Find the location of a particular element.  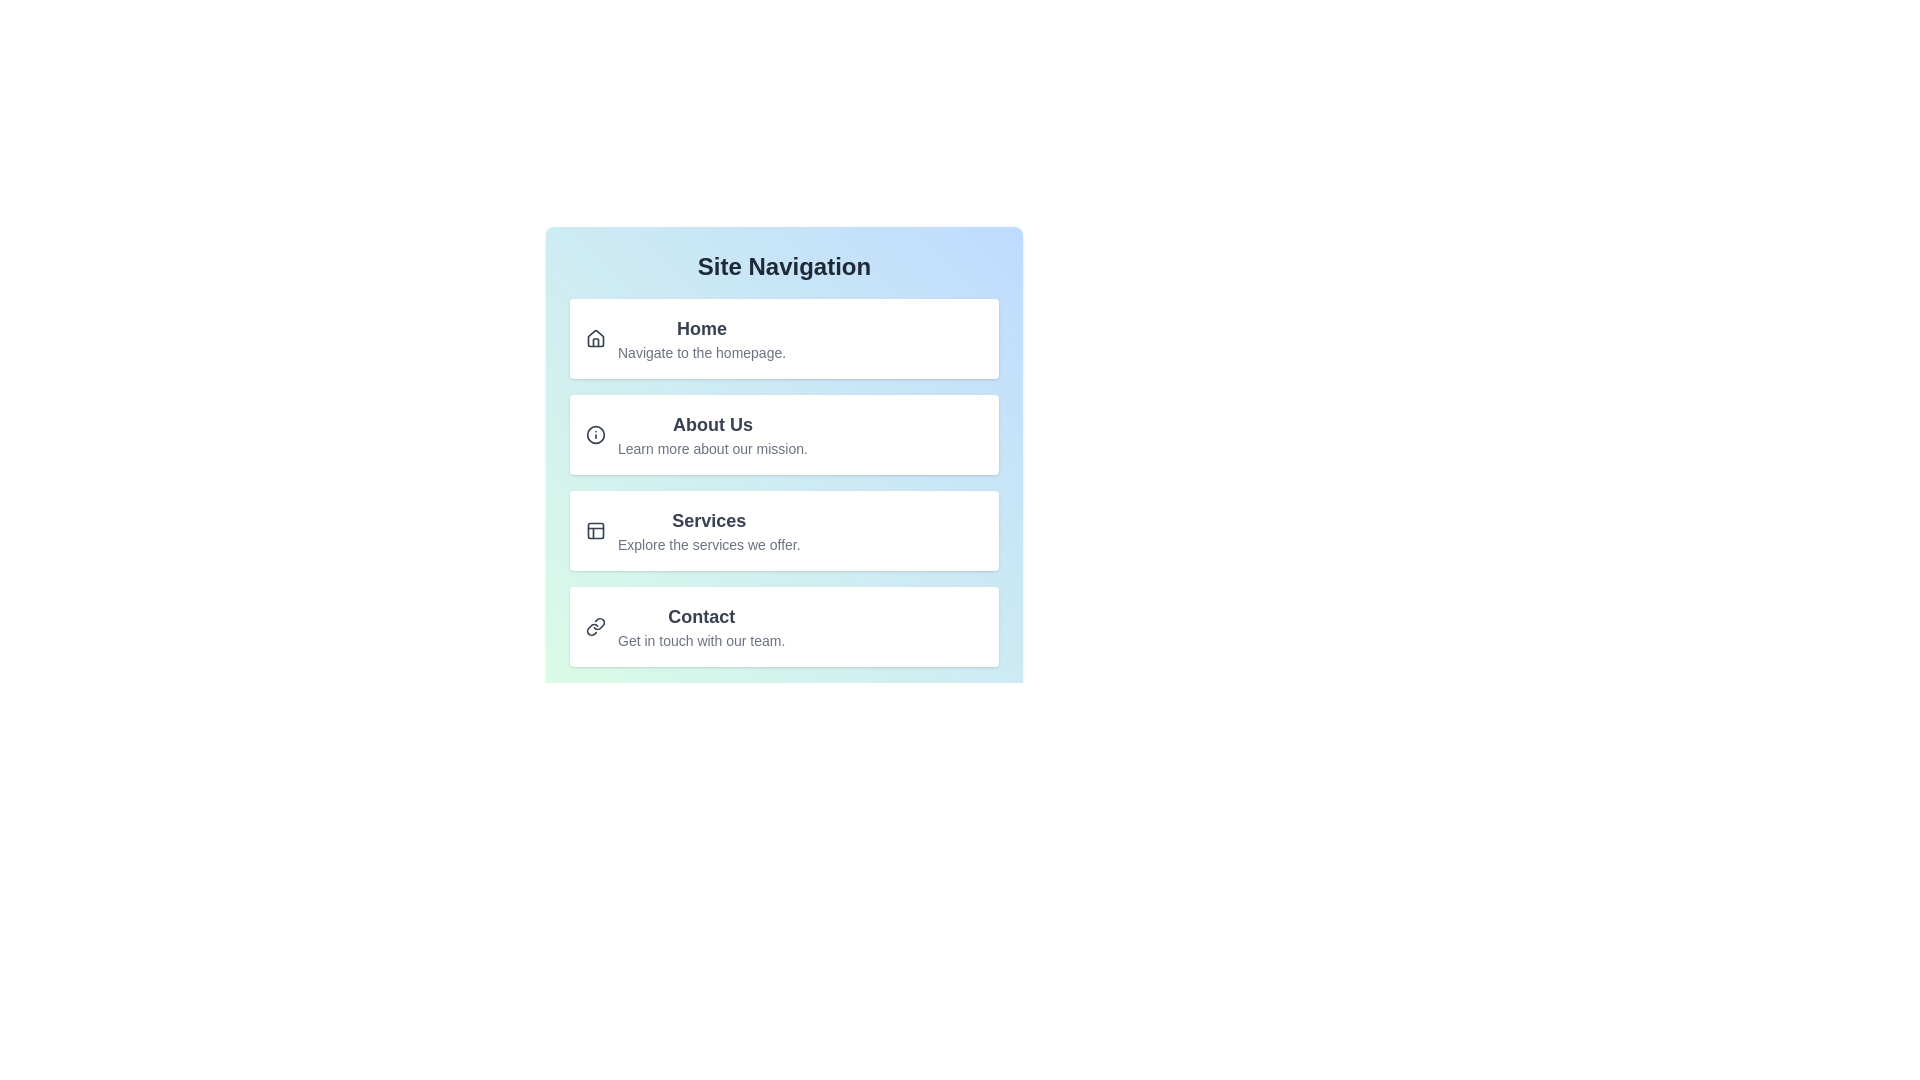

the chain link icon, which is a vector graphic element located in the 'Contact' section of the navigation panel, to the left of the text label is located at coordinates (591, 628).